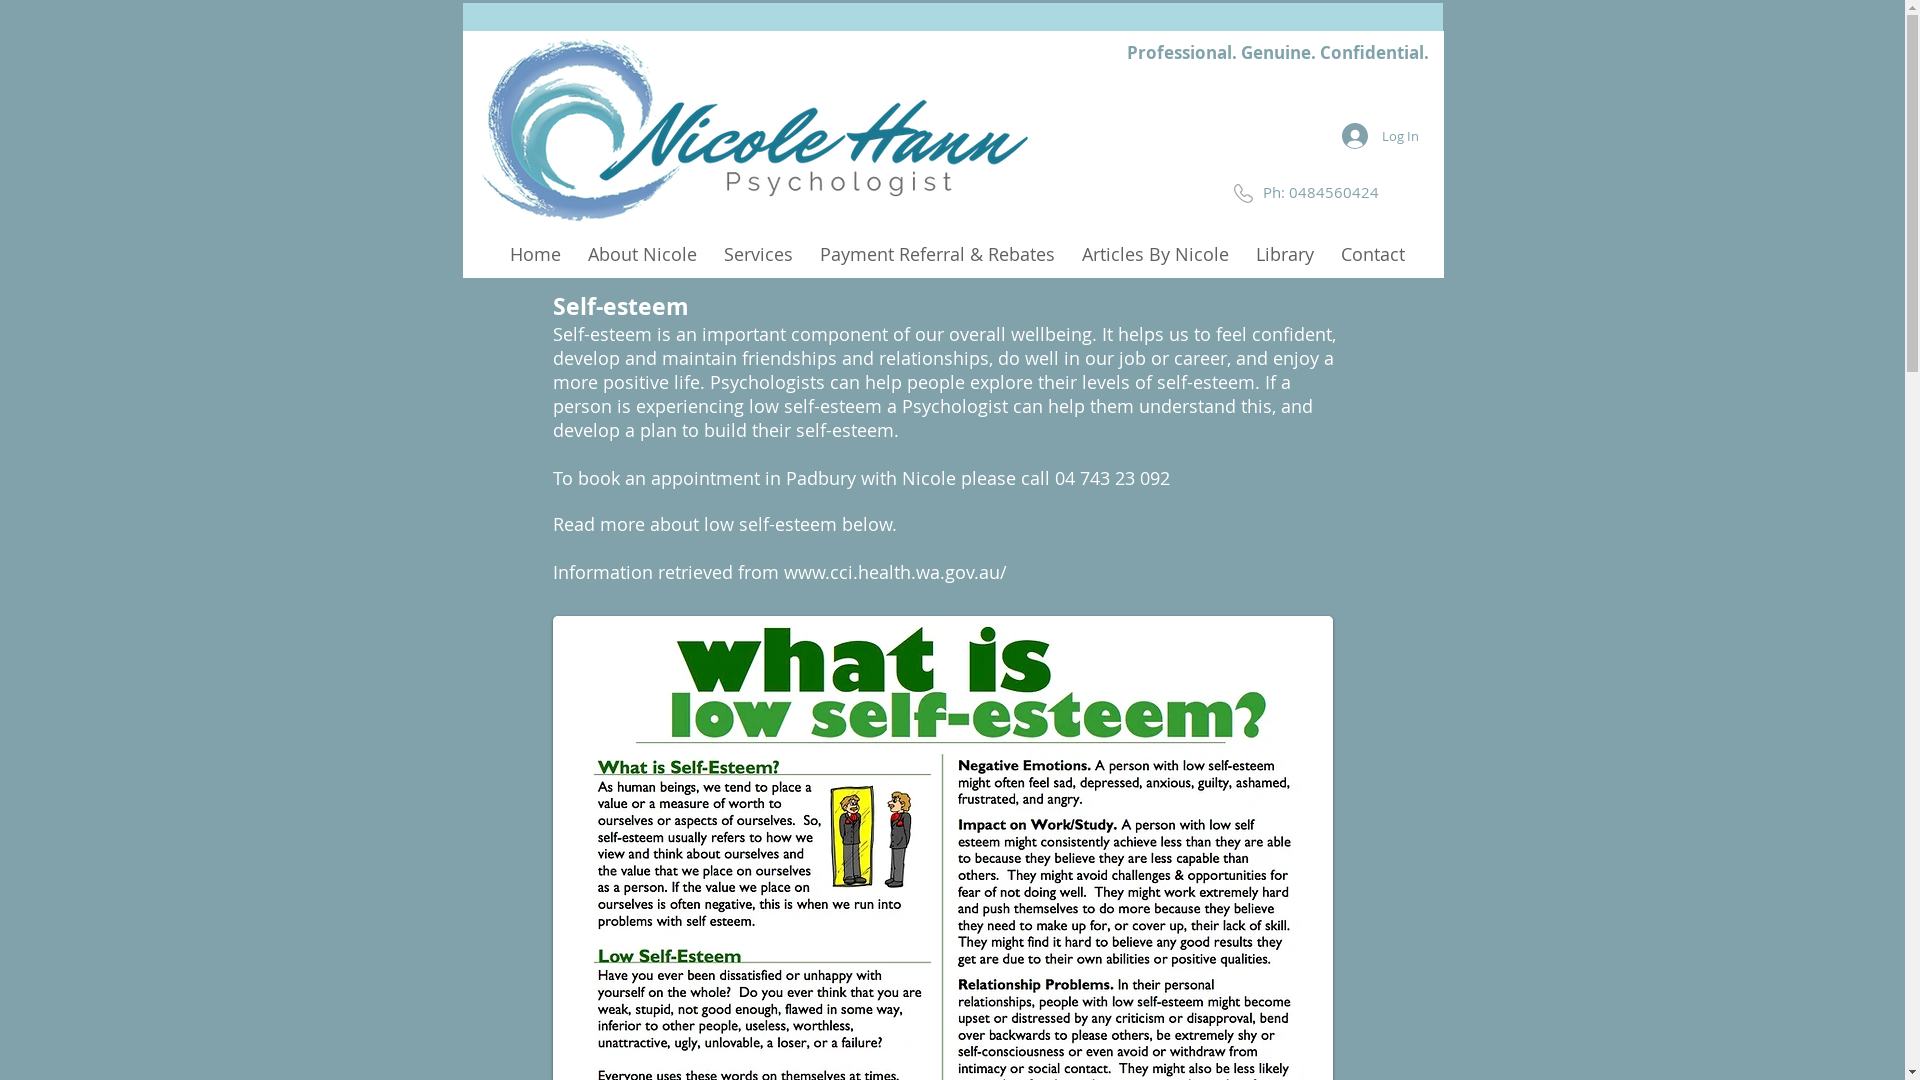 The height and width of the screenshot is (1080, 1920). What do you see at coordinates (534, 251) in the screenshot?
I see `'Home'` at bounding box center [534, 251].